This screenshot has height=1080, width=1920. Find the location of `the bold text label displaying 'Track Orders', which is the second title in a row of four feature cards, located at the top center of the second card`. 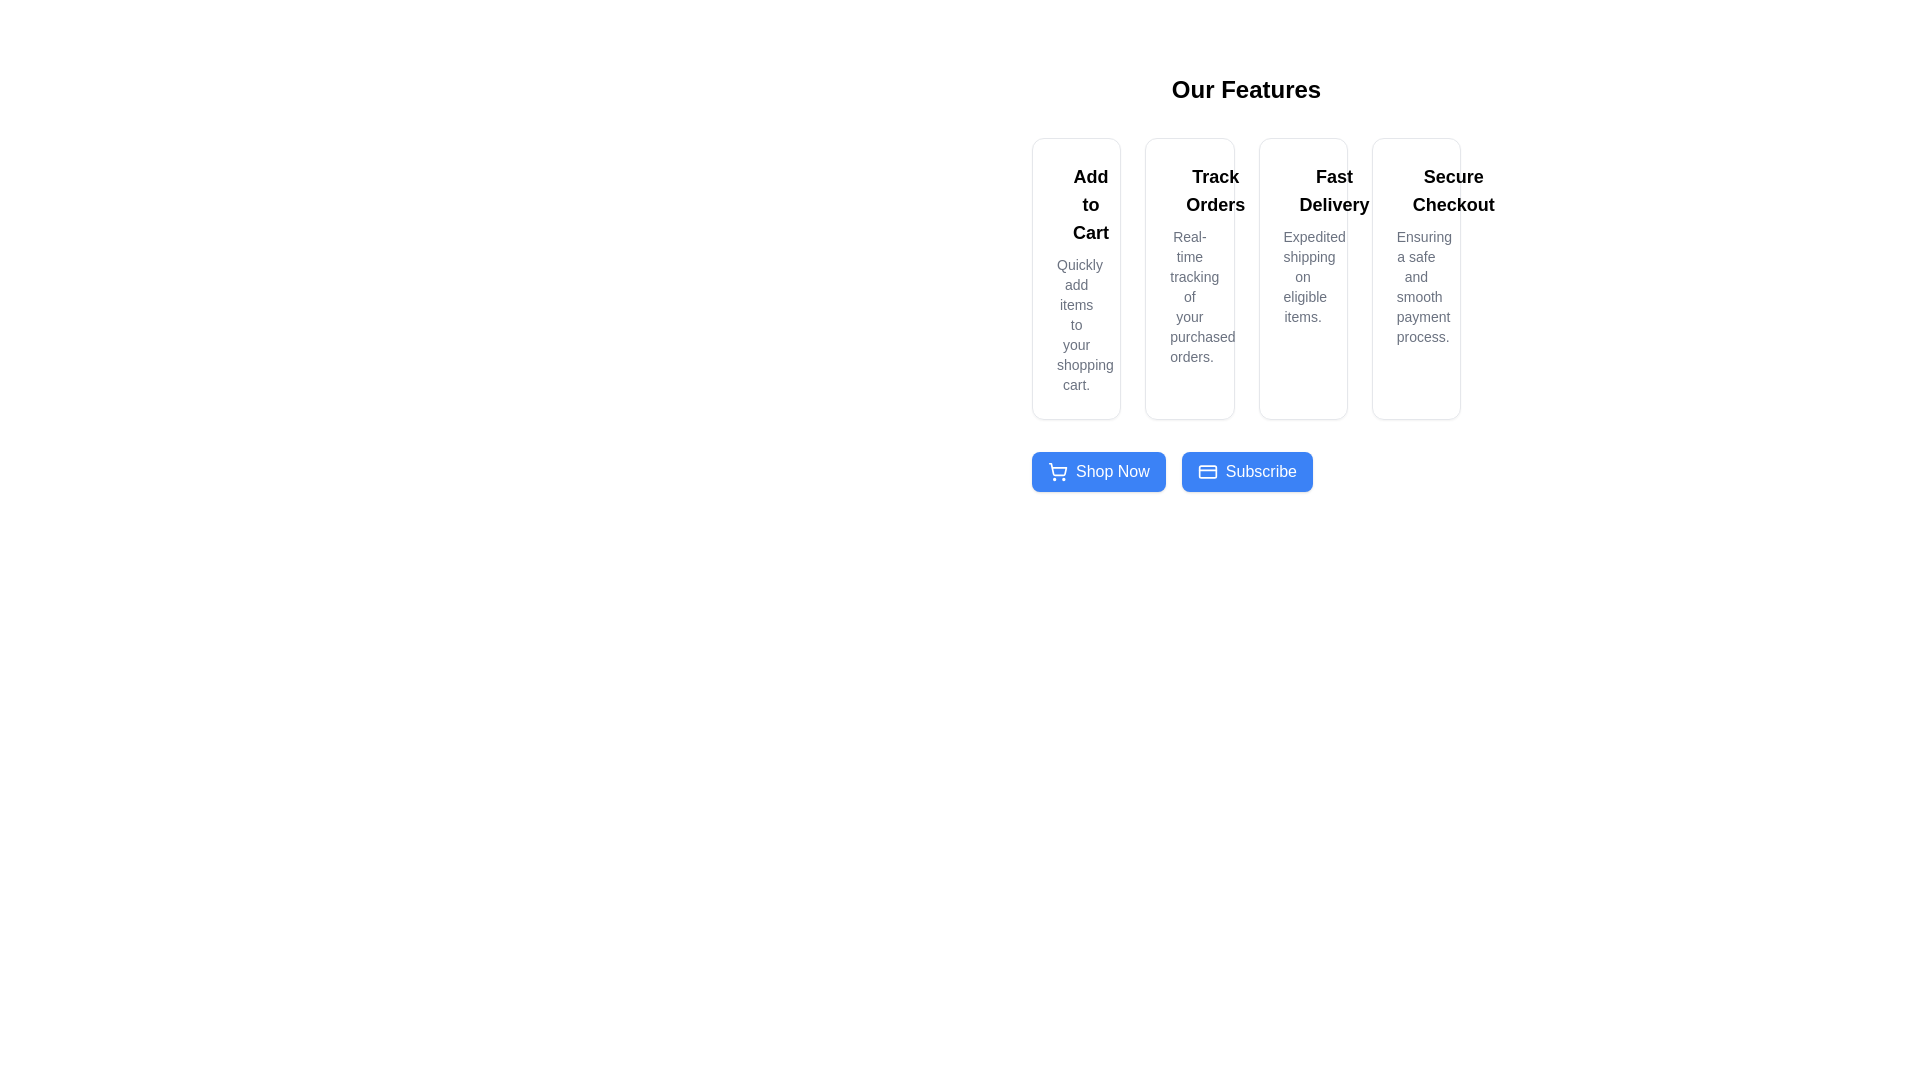

the bold text label displaying 'Track Orders', which is the second title in a row of four feature cards, located at the top center of the second card is located at coordinates (1214, 191).